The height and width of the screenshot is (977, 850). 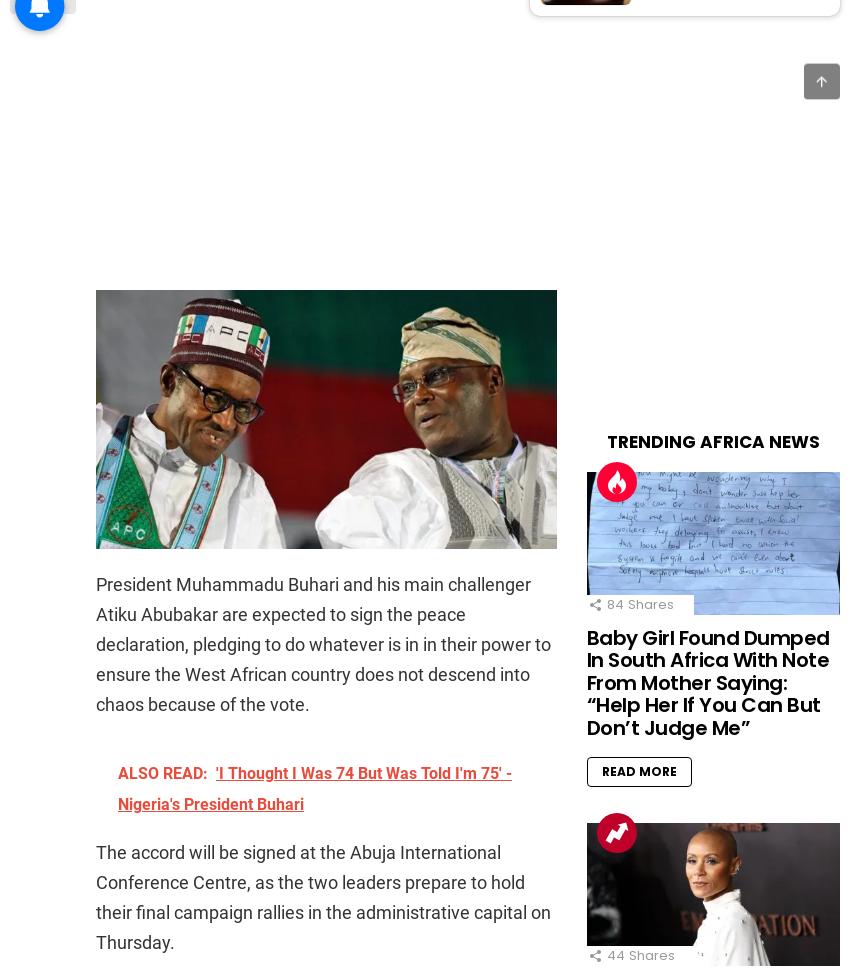 What do you see at coordinates (613, 954) in the screenshot?
I see `'44'` at bounding box center [613, 954].